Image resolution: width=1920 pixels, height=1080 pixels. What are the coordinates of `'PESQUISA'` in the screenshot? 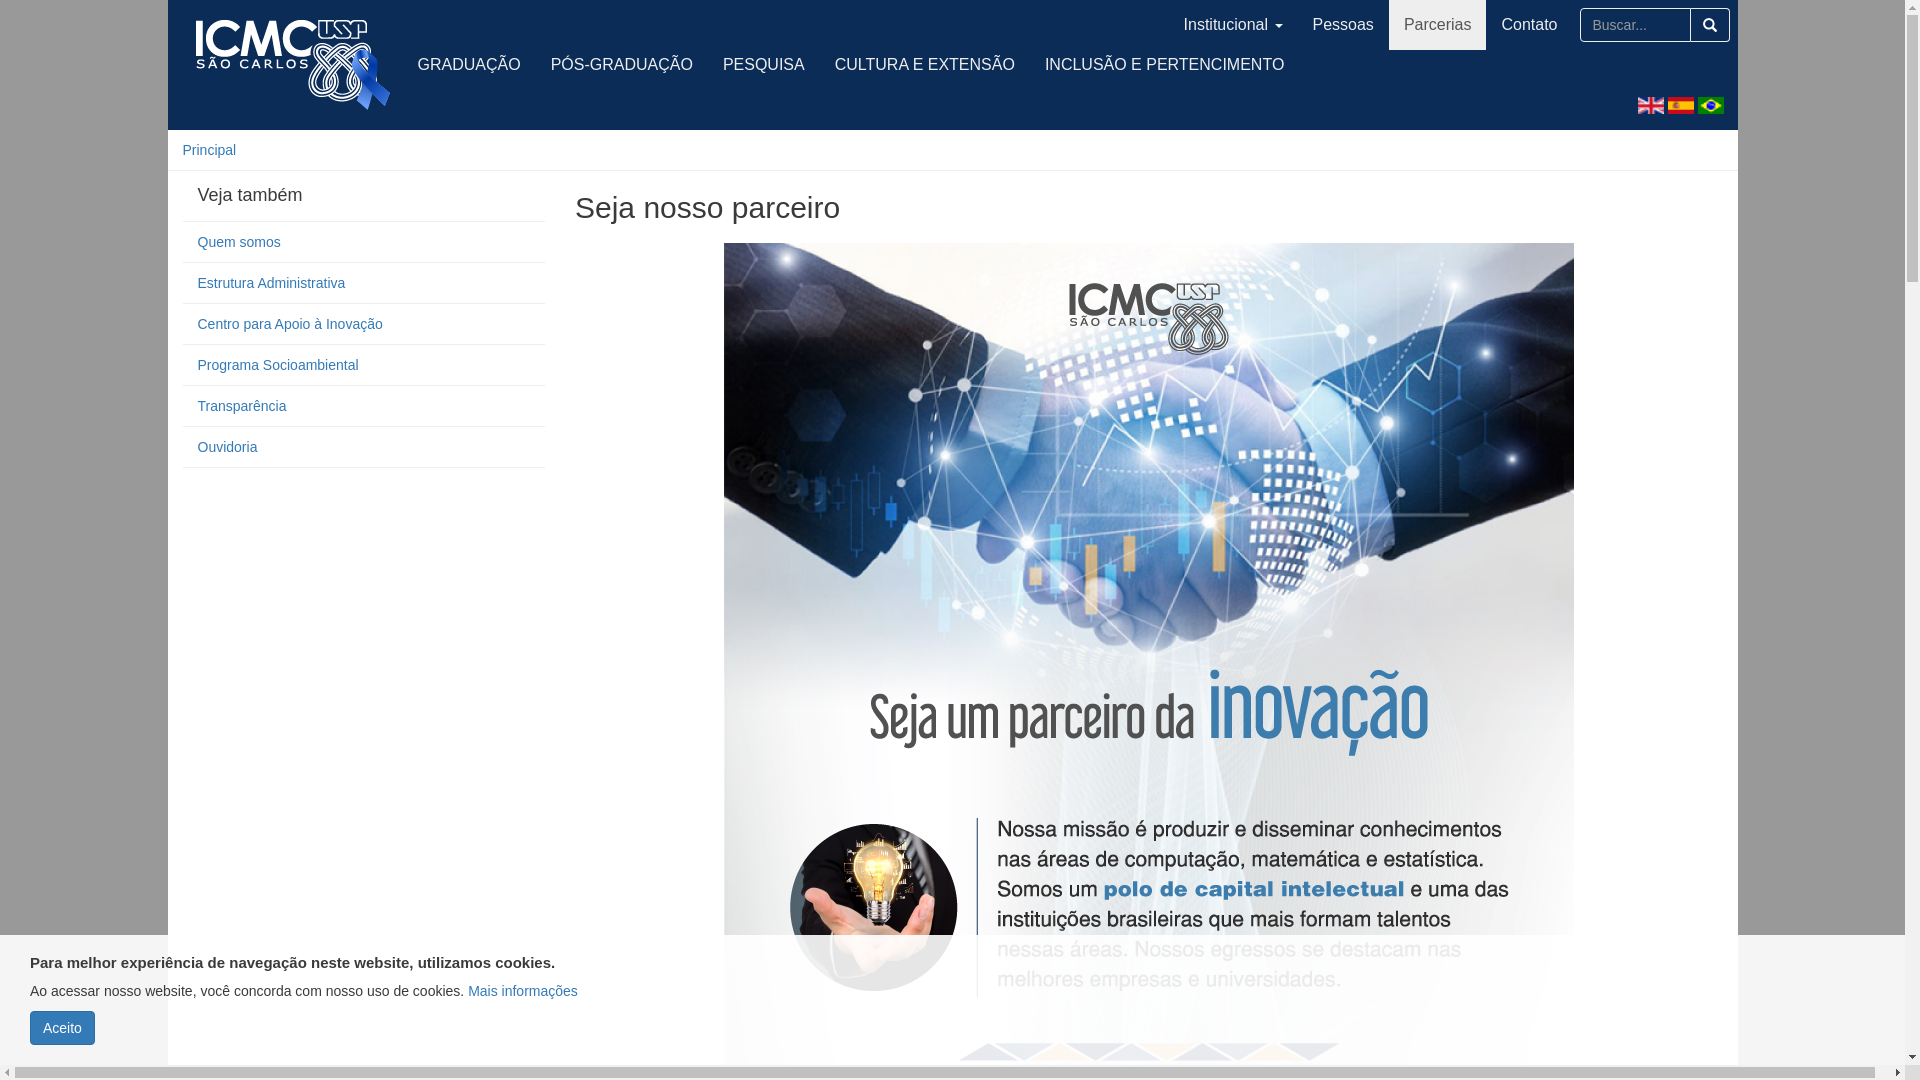 It's located at (762, 64).